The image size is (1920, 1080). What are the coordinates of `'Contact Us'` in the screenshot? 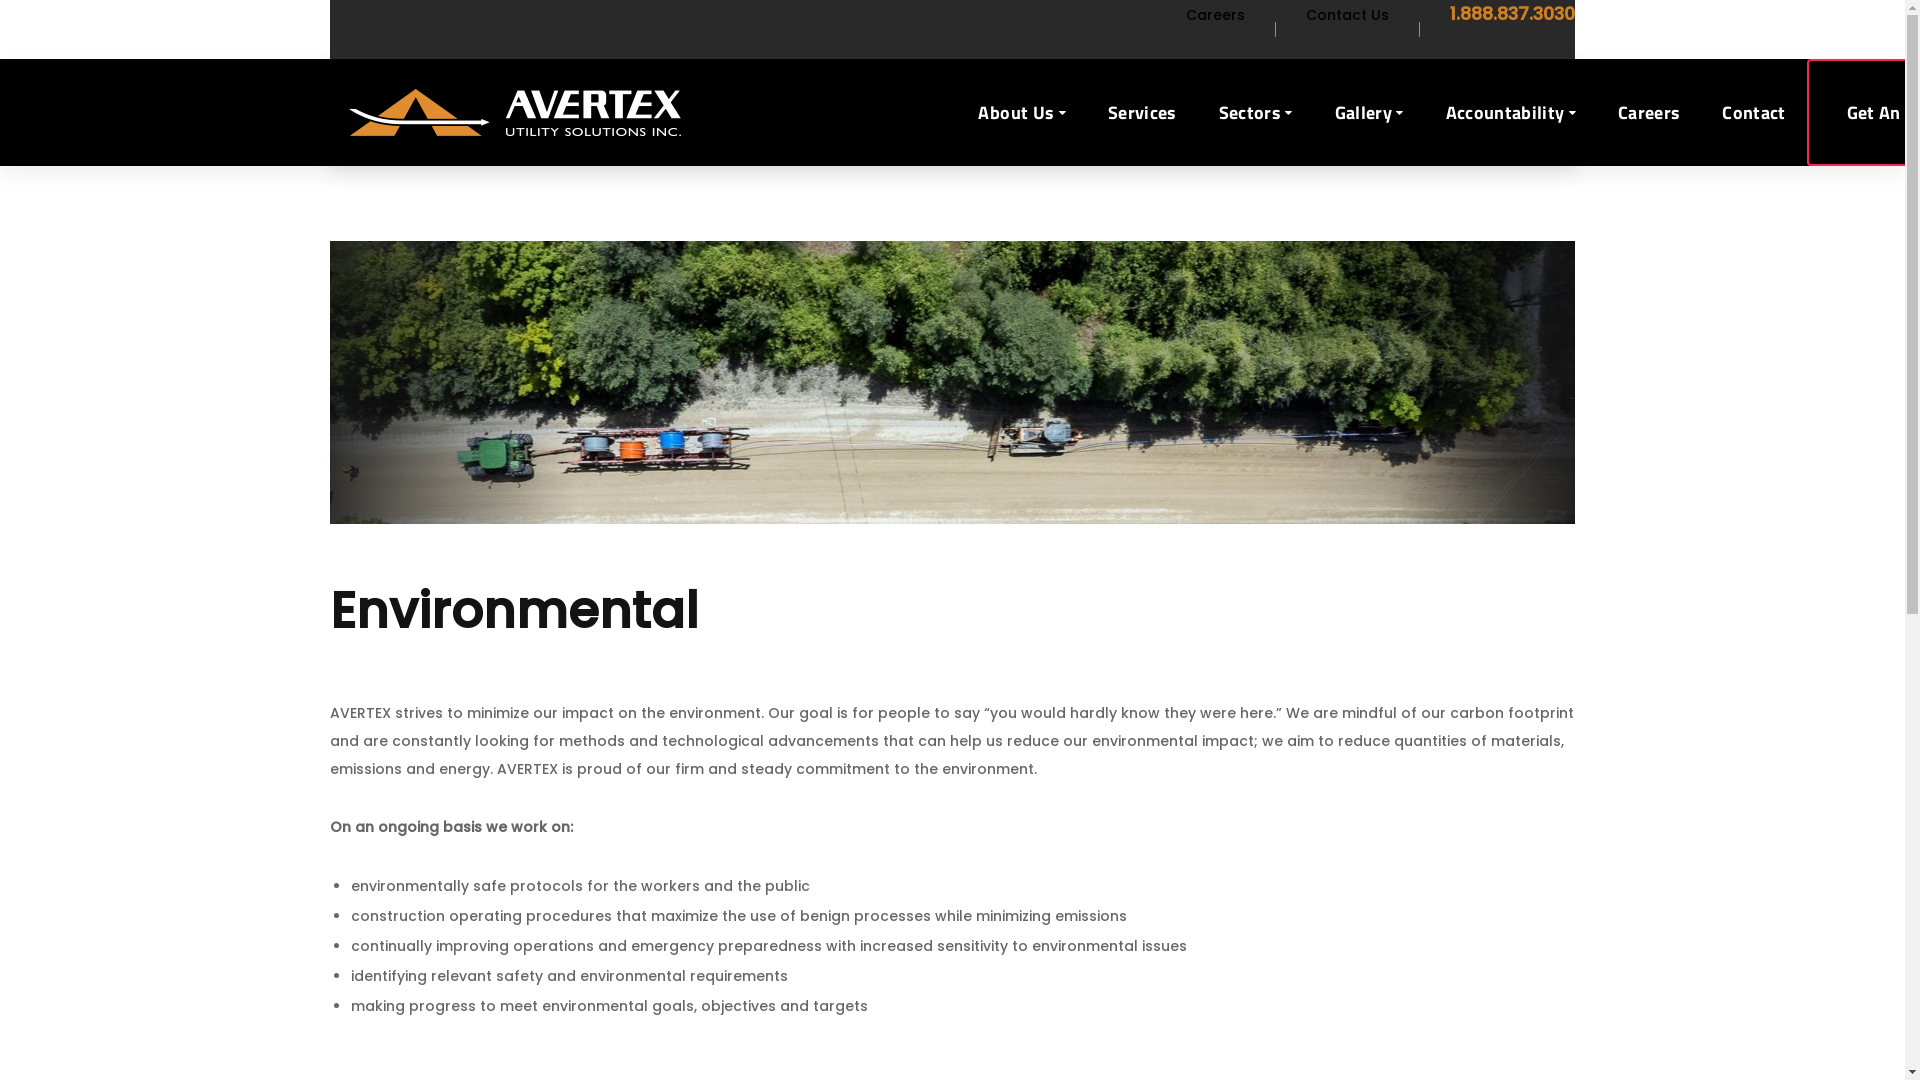 It's located at (1347, 14).